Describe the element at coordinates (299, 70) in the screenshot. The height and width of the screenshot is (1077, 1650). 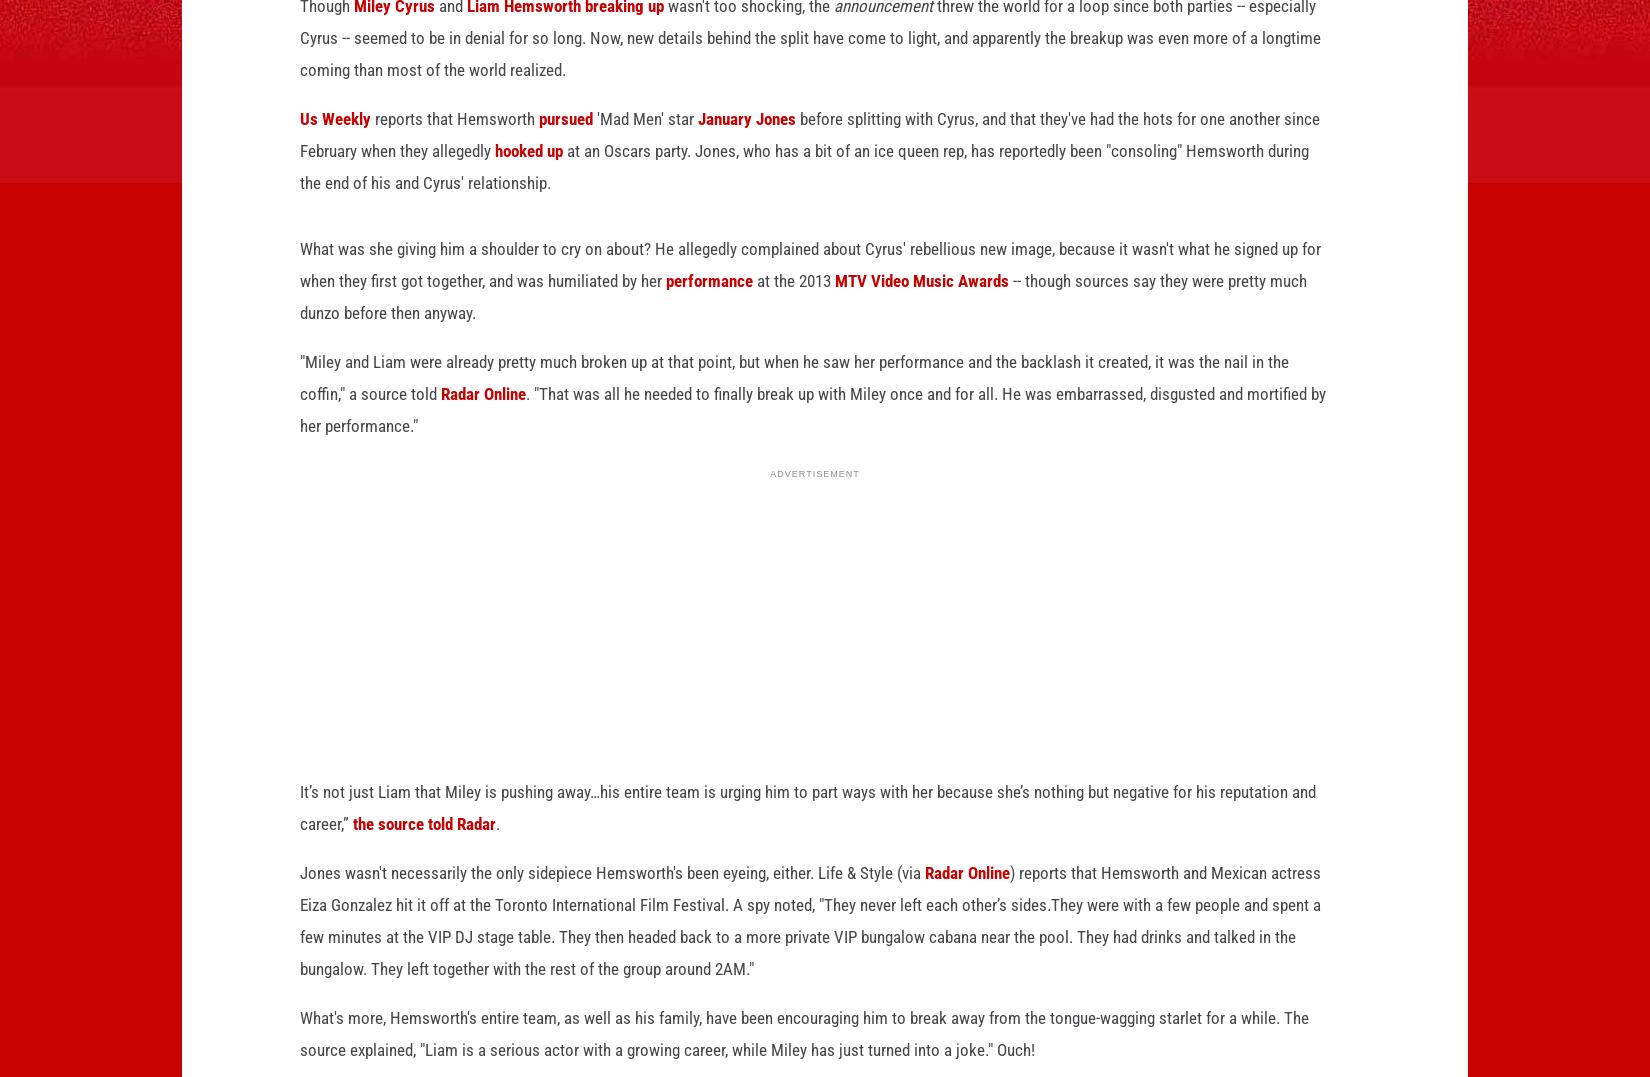
I see `'threw the world for a loop since both parties -- especially Cyrus -- seemed to be in denial for so long. Now, new details behind the split have come to light, and apparently the breakup was even more of a longtime coming than most of the world realized.'` at that location.